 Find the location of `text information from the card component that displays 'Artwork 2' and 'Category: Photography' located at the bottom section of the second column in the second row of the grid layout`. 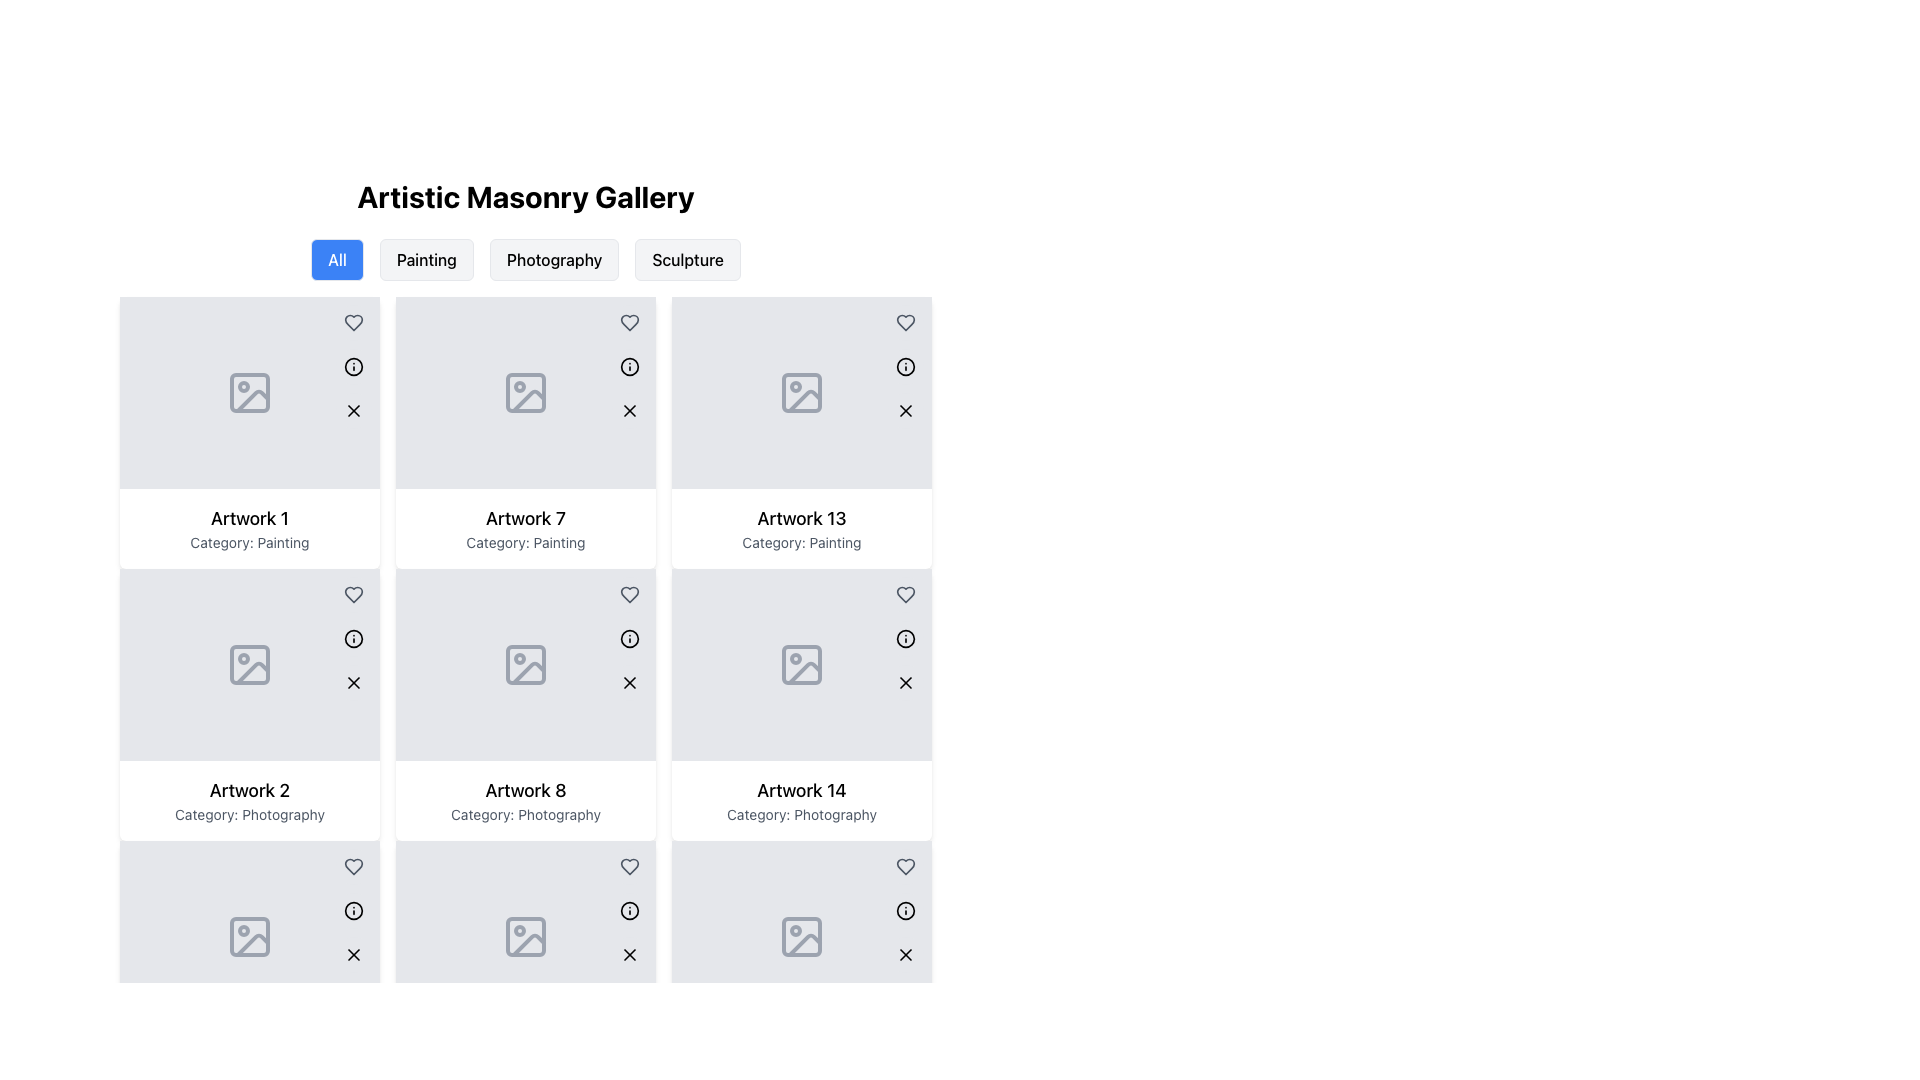

text information from the card component that displays 'Artwork 2' and 'Category: Photography' located at the bottom section of the second column in the second row of the grid layout is located at coordinates (248, 800).